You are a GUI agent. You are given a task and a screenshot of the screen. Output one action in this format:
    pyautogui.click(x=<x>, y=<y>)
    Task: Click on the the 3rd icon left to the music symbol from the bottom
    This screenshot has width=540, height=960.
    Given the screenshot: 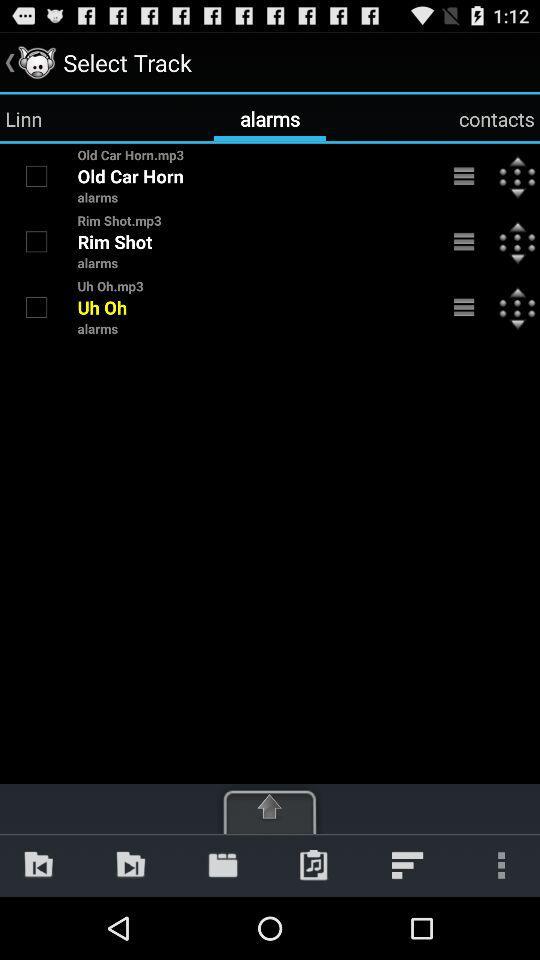 What is the action you would take?
    pyautogui.click(x=222, y=864)
    